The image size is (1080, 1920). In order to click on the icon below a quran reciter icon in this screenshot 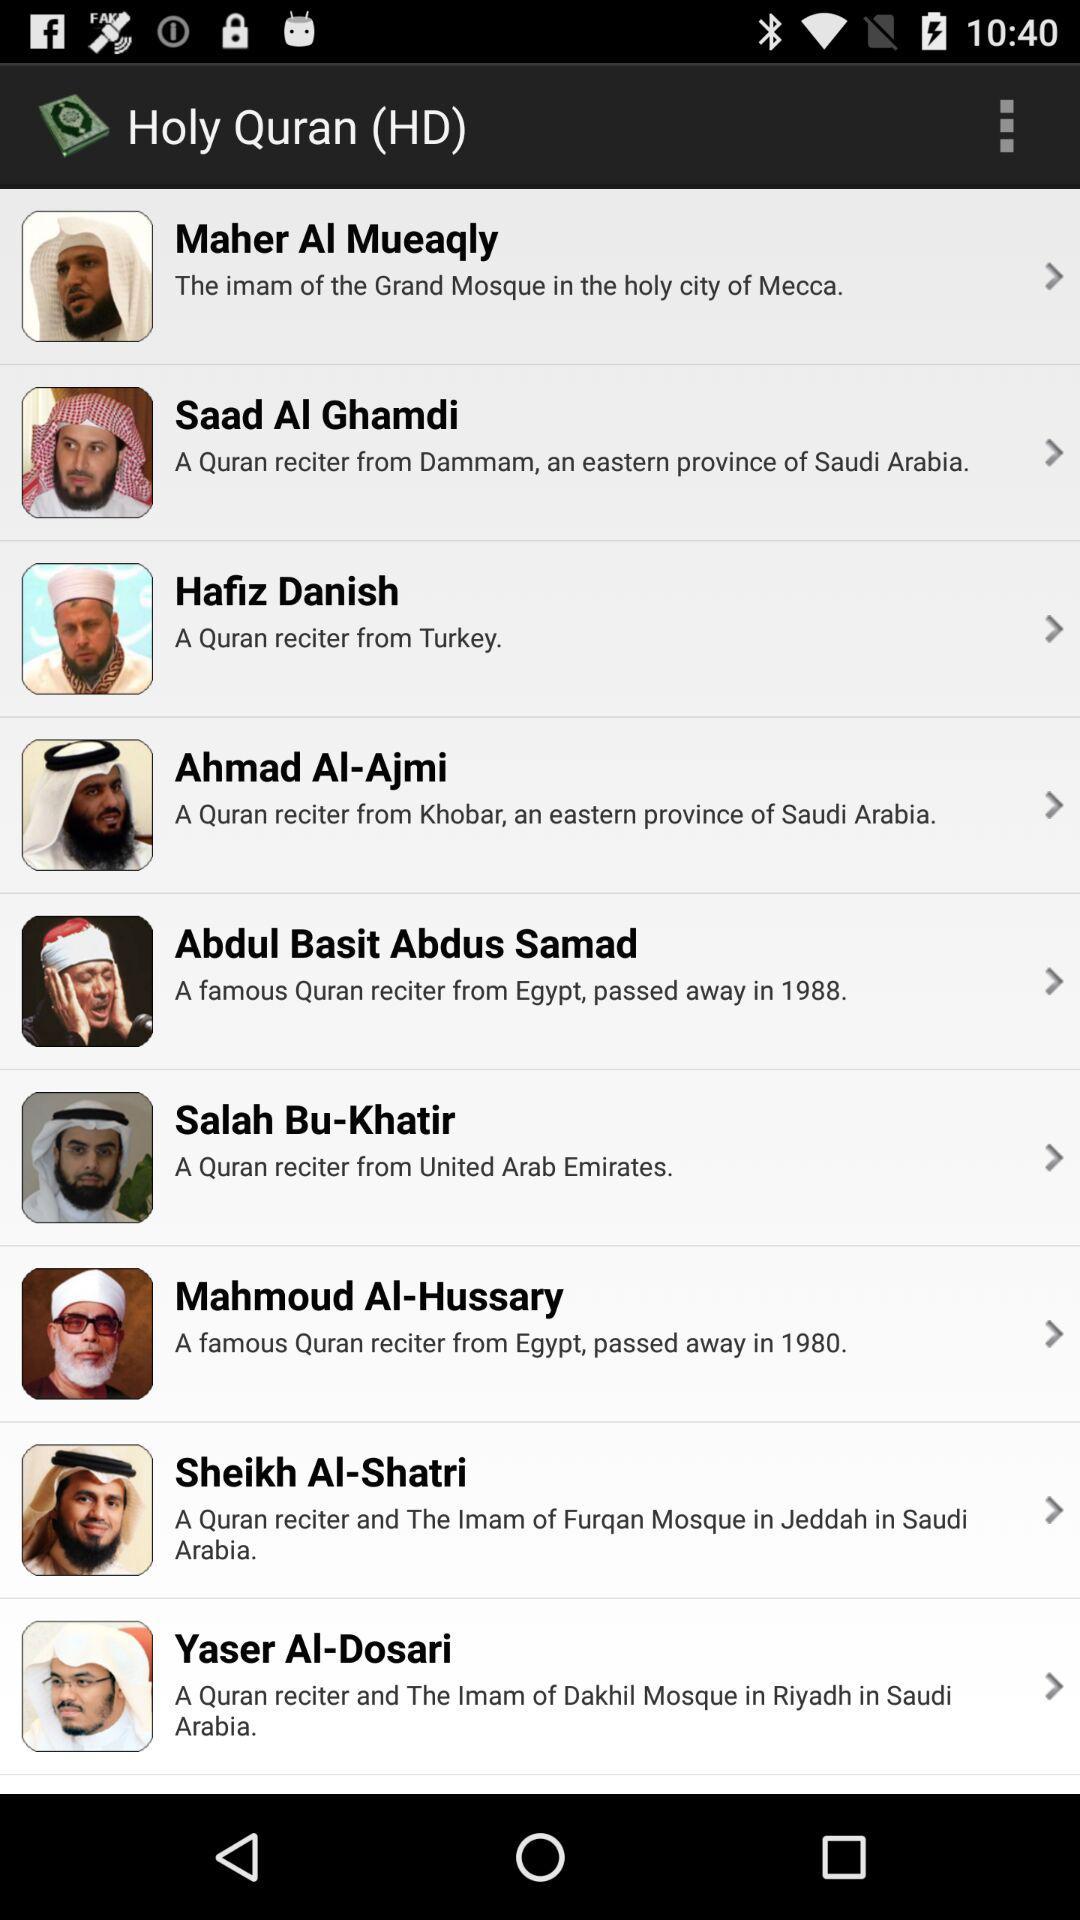, I will do `click(1051, 627)`.